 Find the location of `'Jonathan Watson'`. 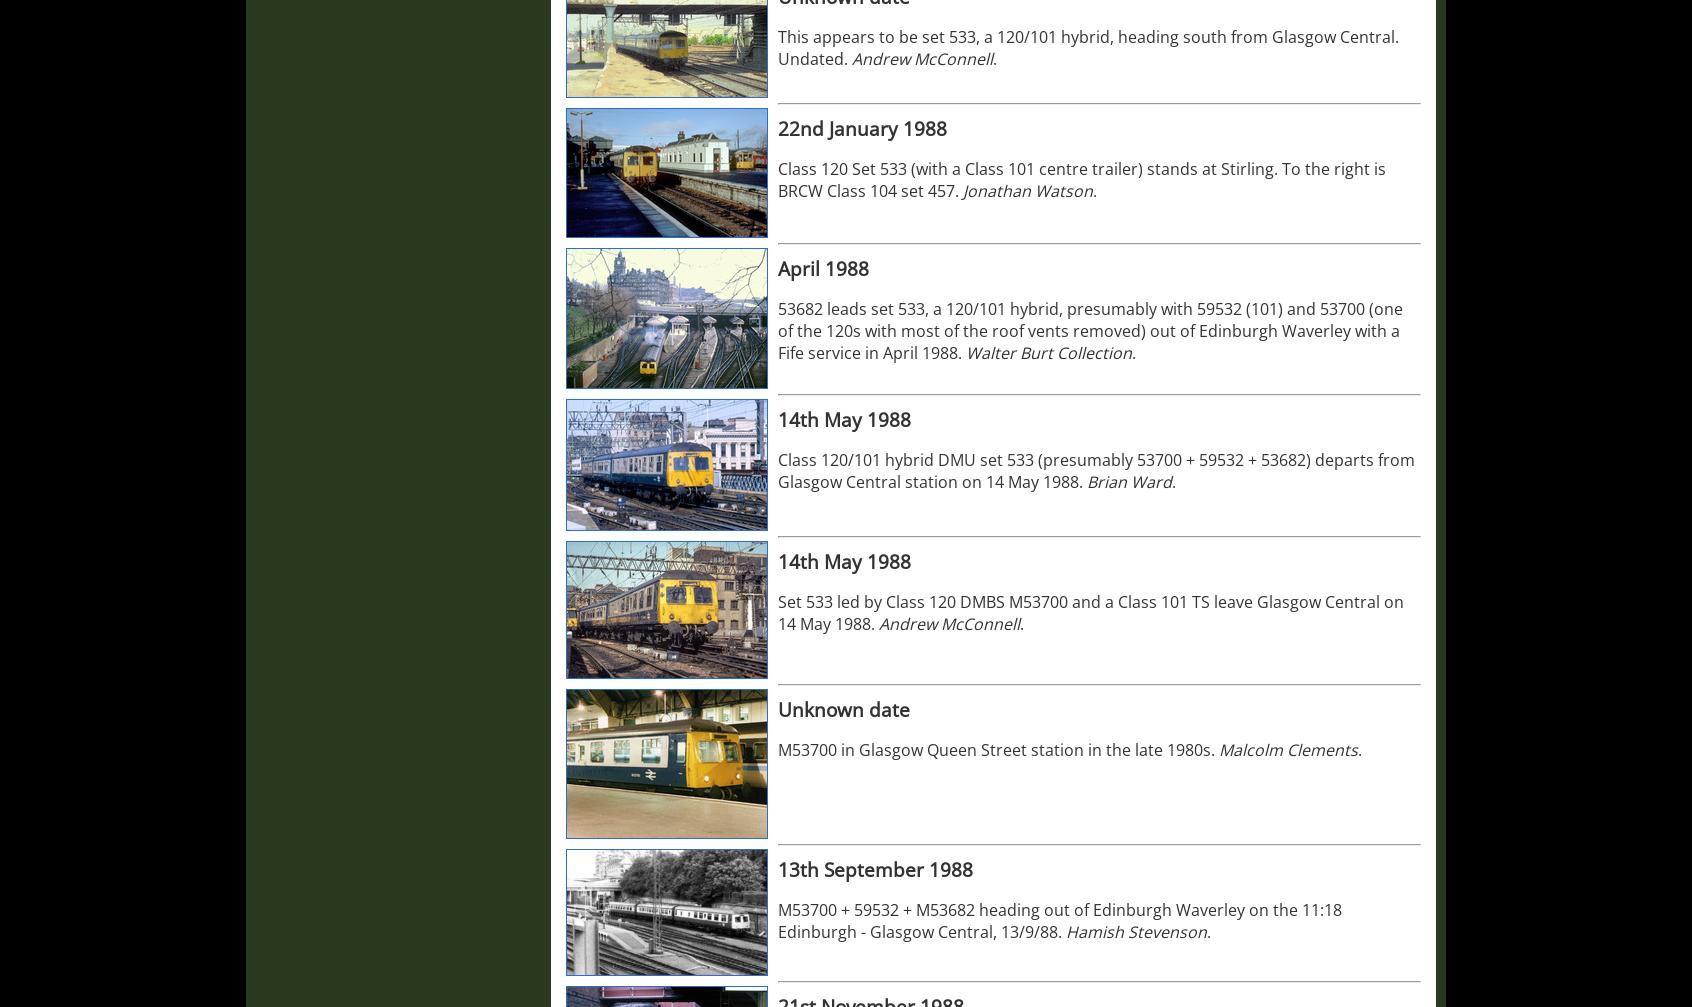

'Jonathan Watson' is located at coordinates (1027, 191).